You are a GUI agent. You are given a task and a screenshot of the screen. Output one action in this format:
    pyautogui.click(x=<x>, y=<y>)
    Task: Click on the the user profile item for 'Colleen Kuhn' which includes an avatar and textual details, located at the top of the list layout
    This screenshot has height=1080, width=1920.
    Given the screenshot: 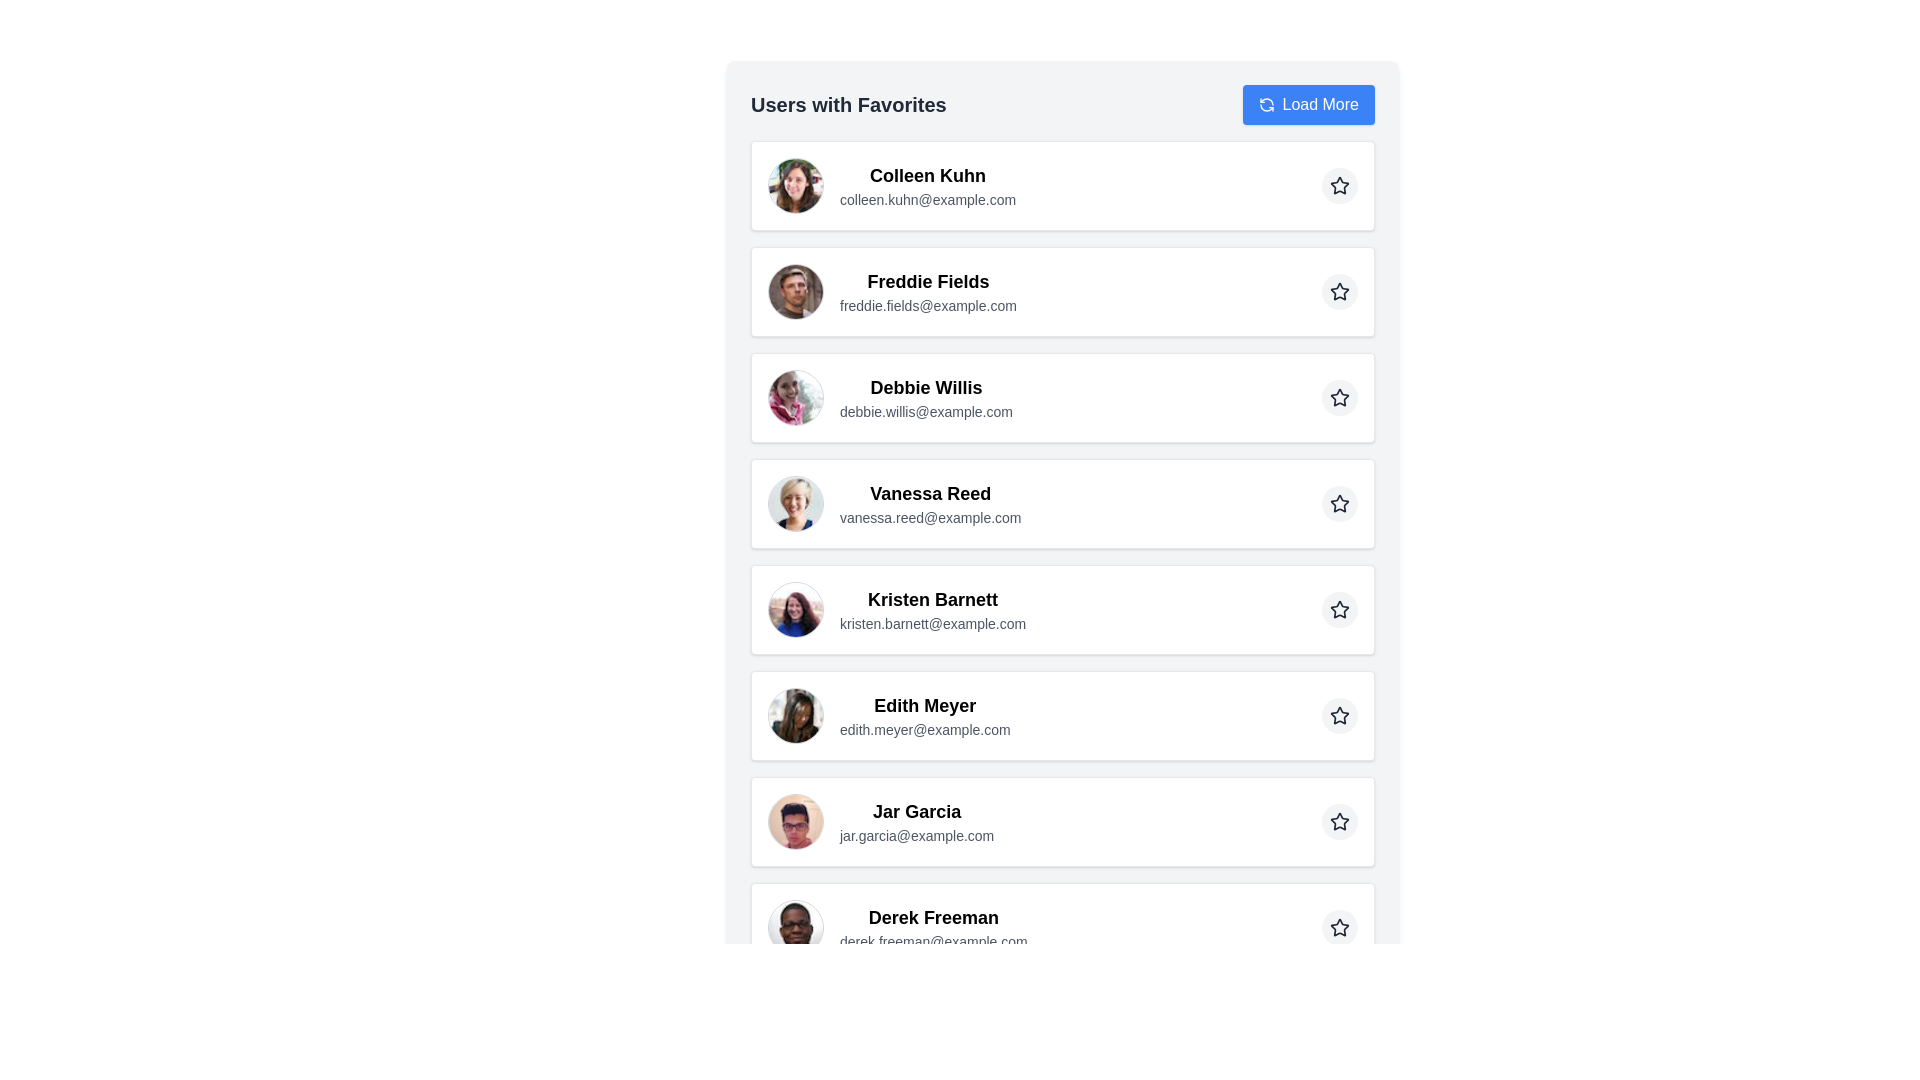 What is the action you would take?
    pyautogui.click(x=891, y=185)
    